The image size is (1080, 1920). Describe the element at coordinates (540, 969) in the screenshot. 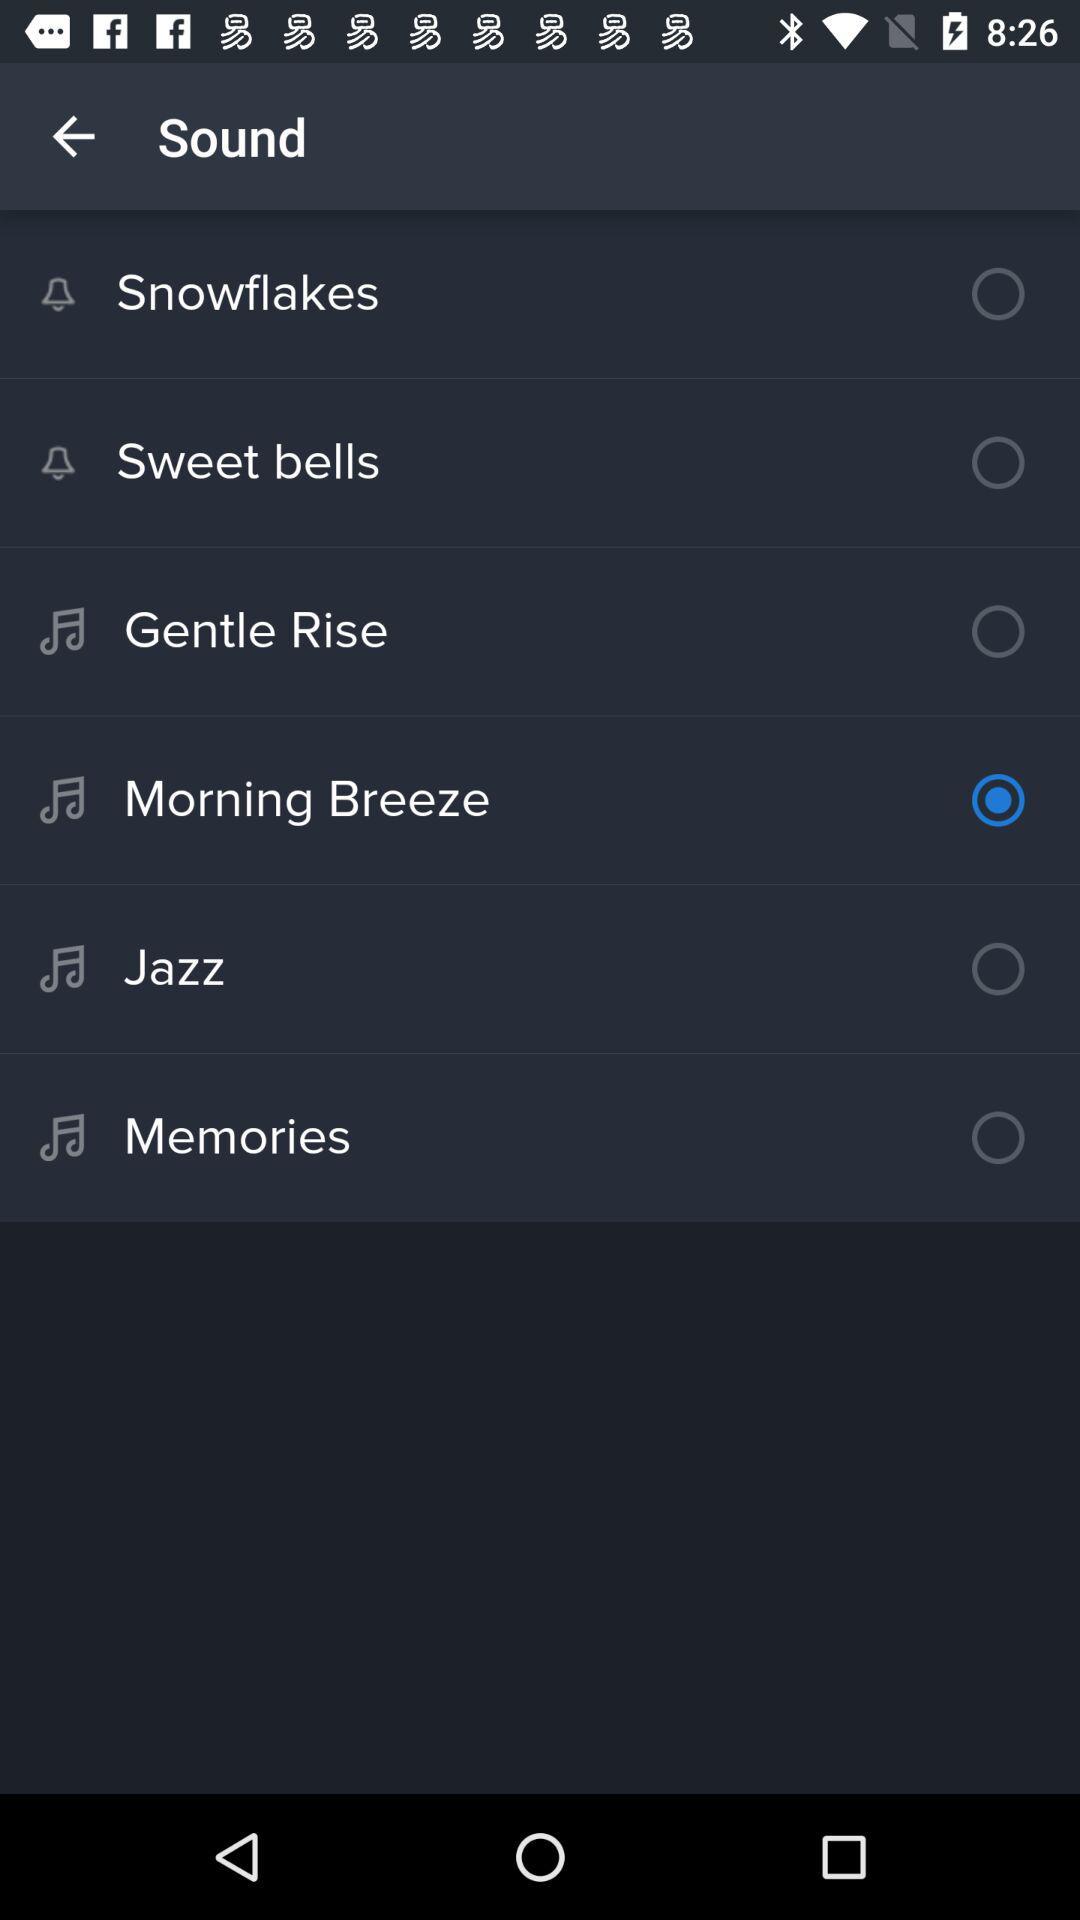

I see `icon below the morning breeze icon` at that location.